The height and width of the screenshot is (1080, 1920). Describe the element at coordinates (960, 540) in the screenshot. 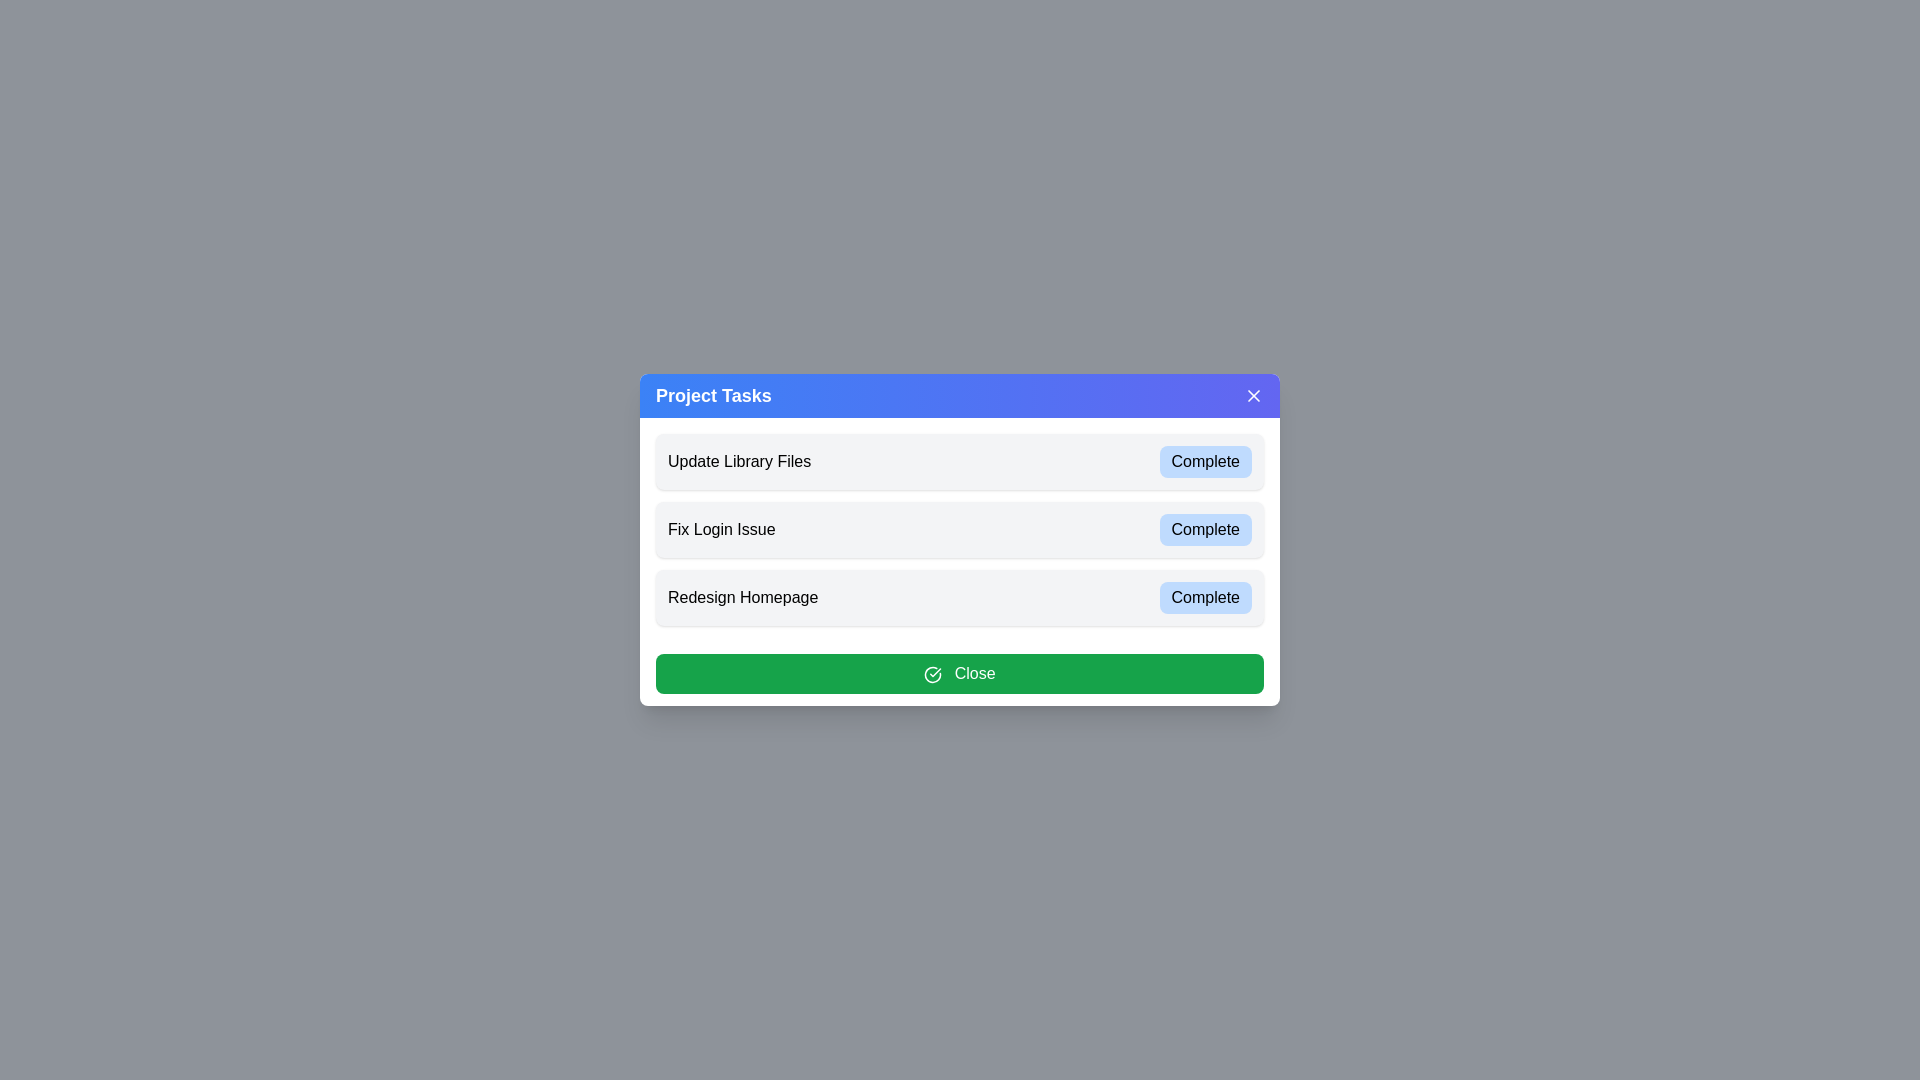

I see `task description of the task item labeled 'Fix Login Issue', which is the second task in the task list within the modal window` at that location.